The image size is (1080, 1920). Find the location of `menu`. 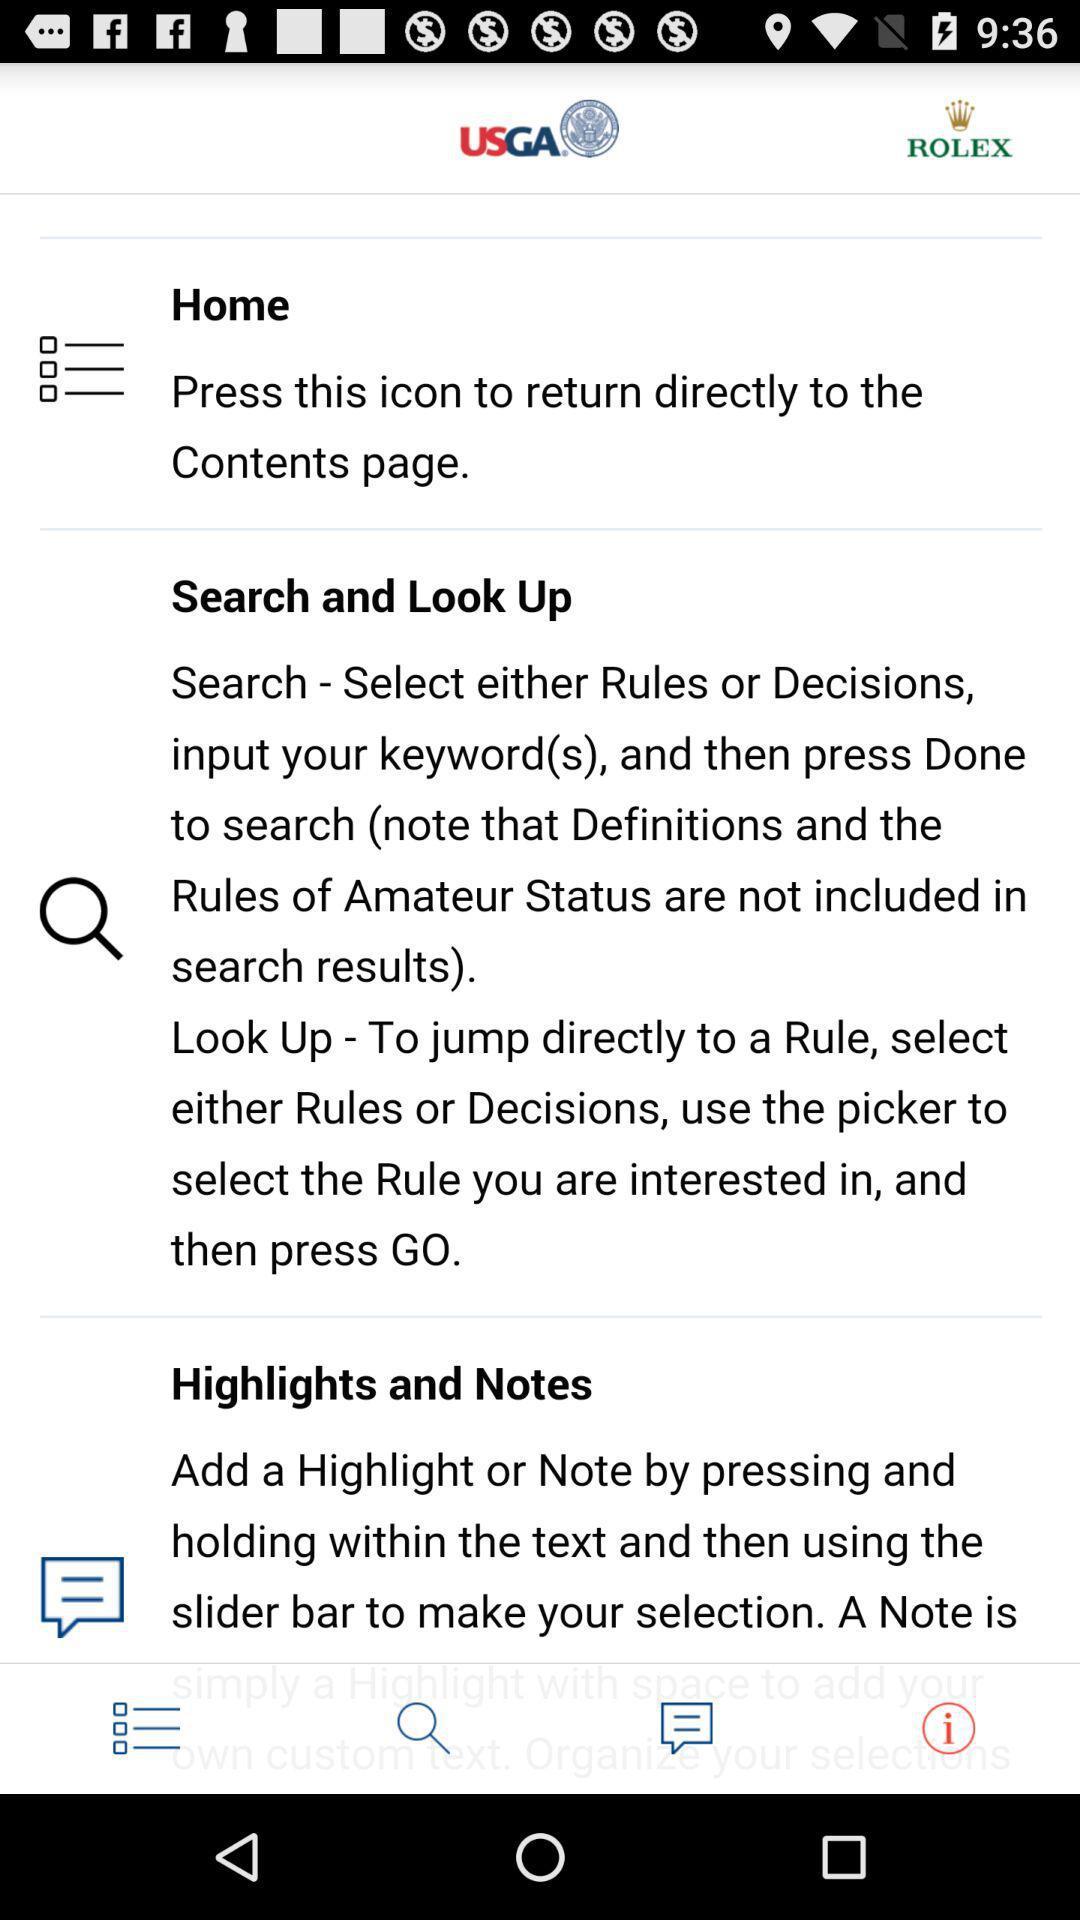

menu is located at coordinates (145, 1727).